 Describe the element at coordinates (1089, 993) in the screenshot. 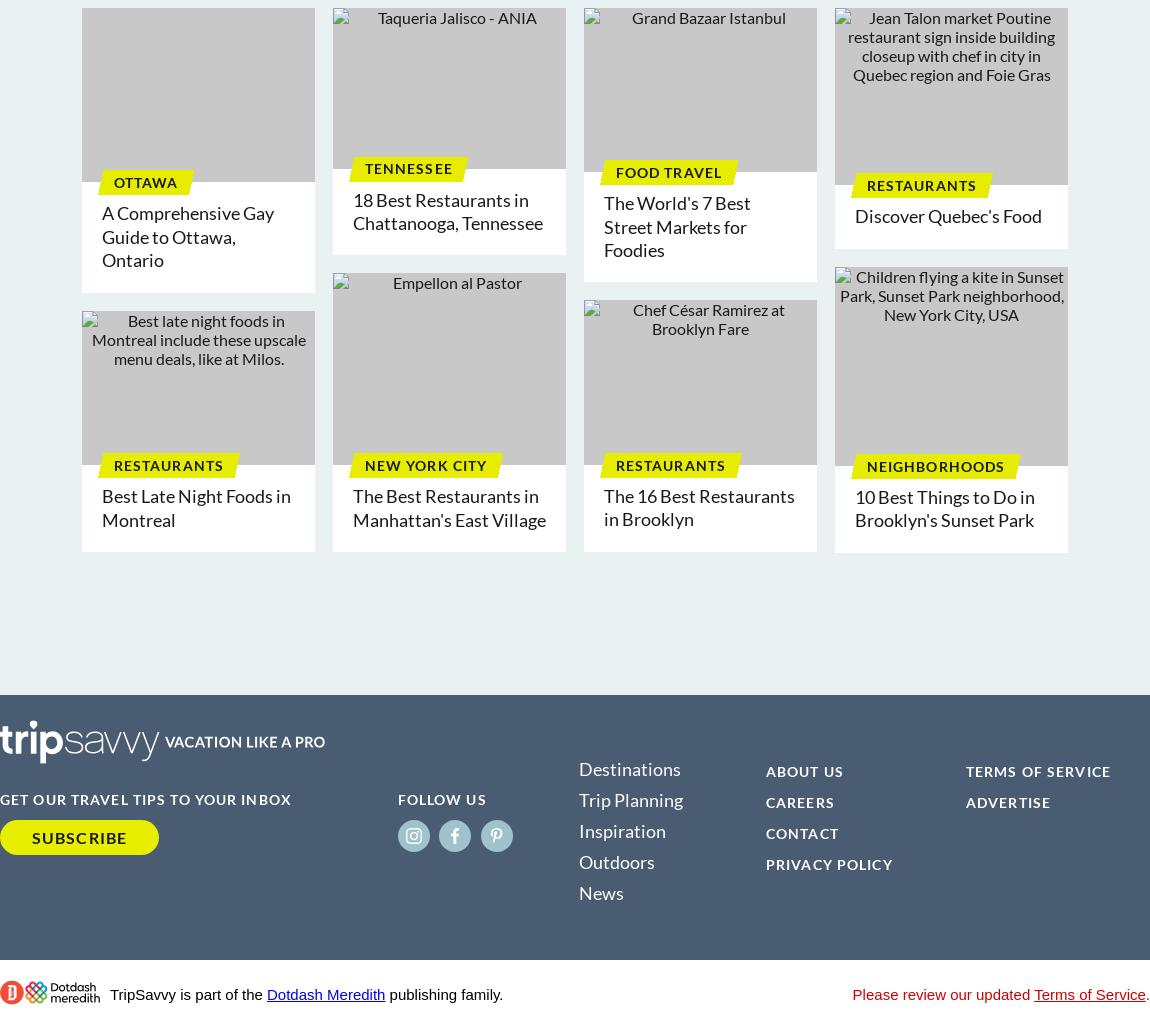

I see `'Terms of Service'` at that location.